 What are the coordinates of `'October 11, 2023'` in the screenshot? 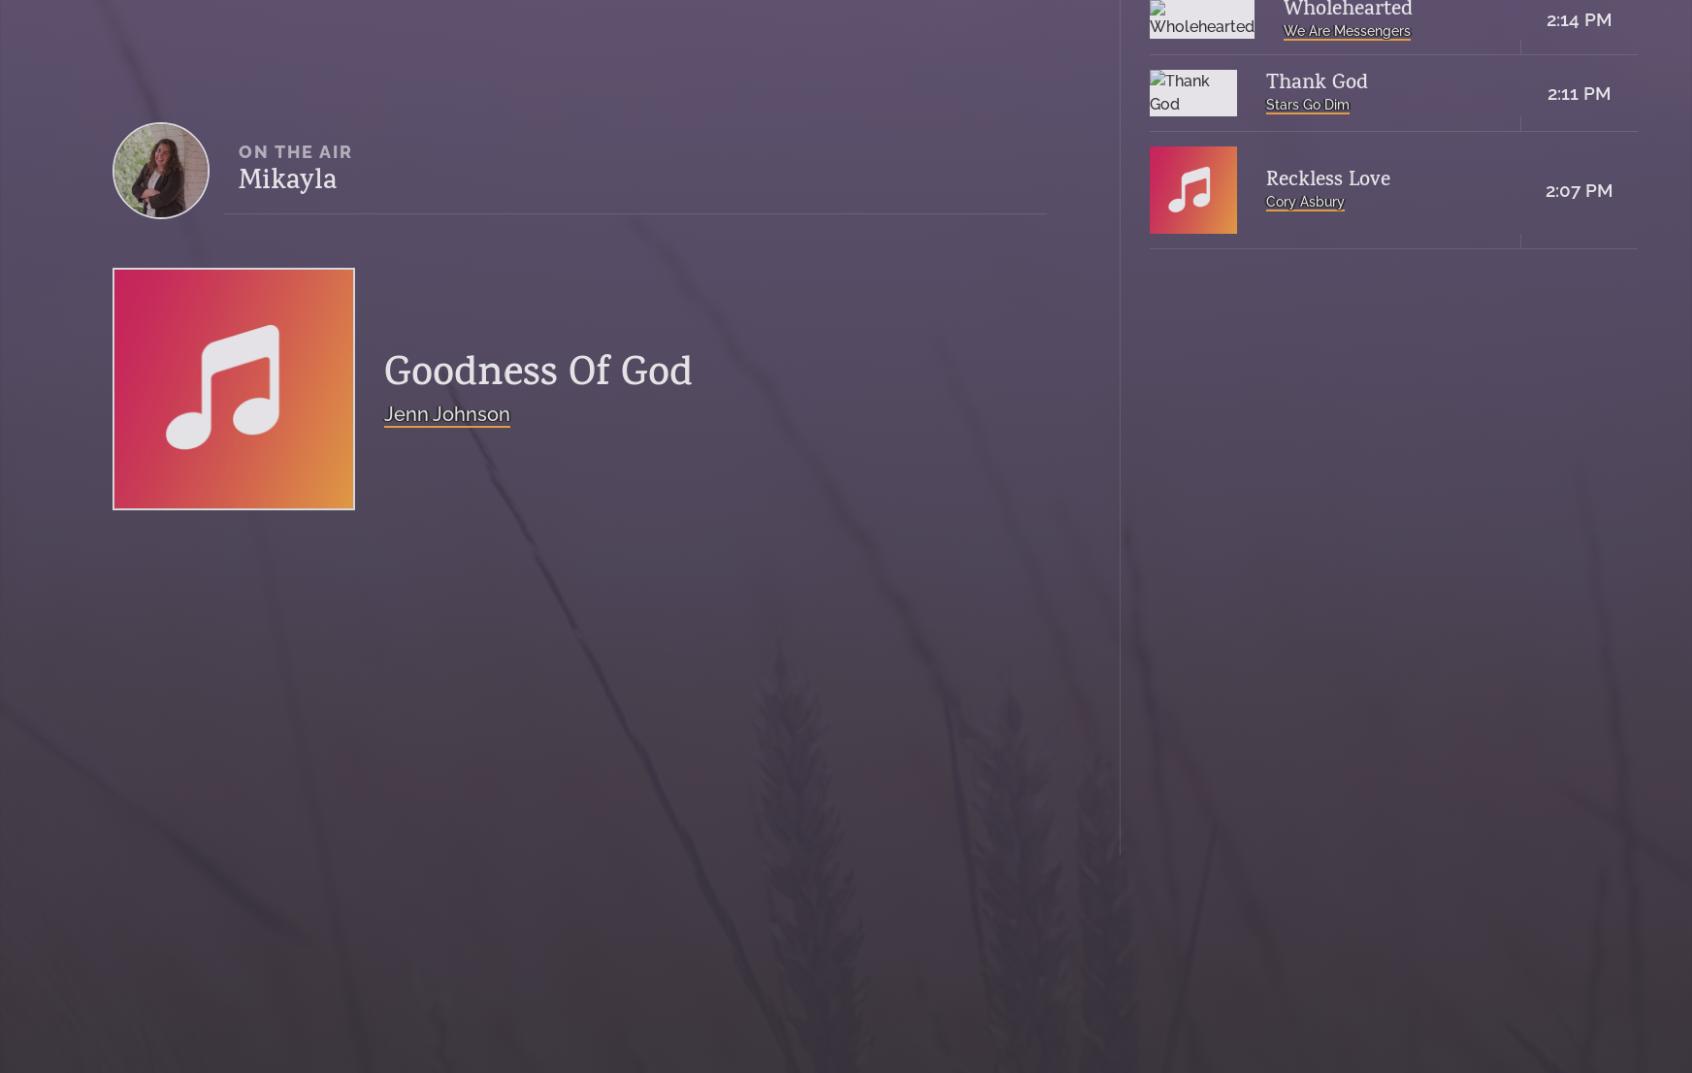 It's located at (1175, 151).